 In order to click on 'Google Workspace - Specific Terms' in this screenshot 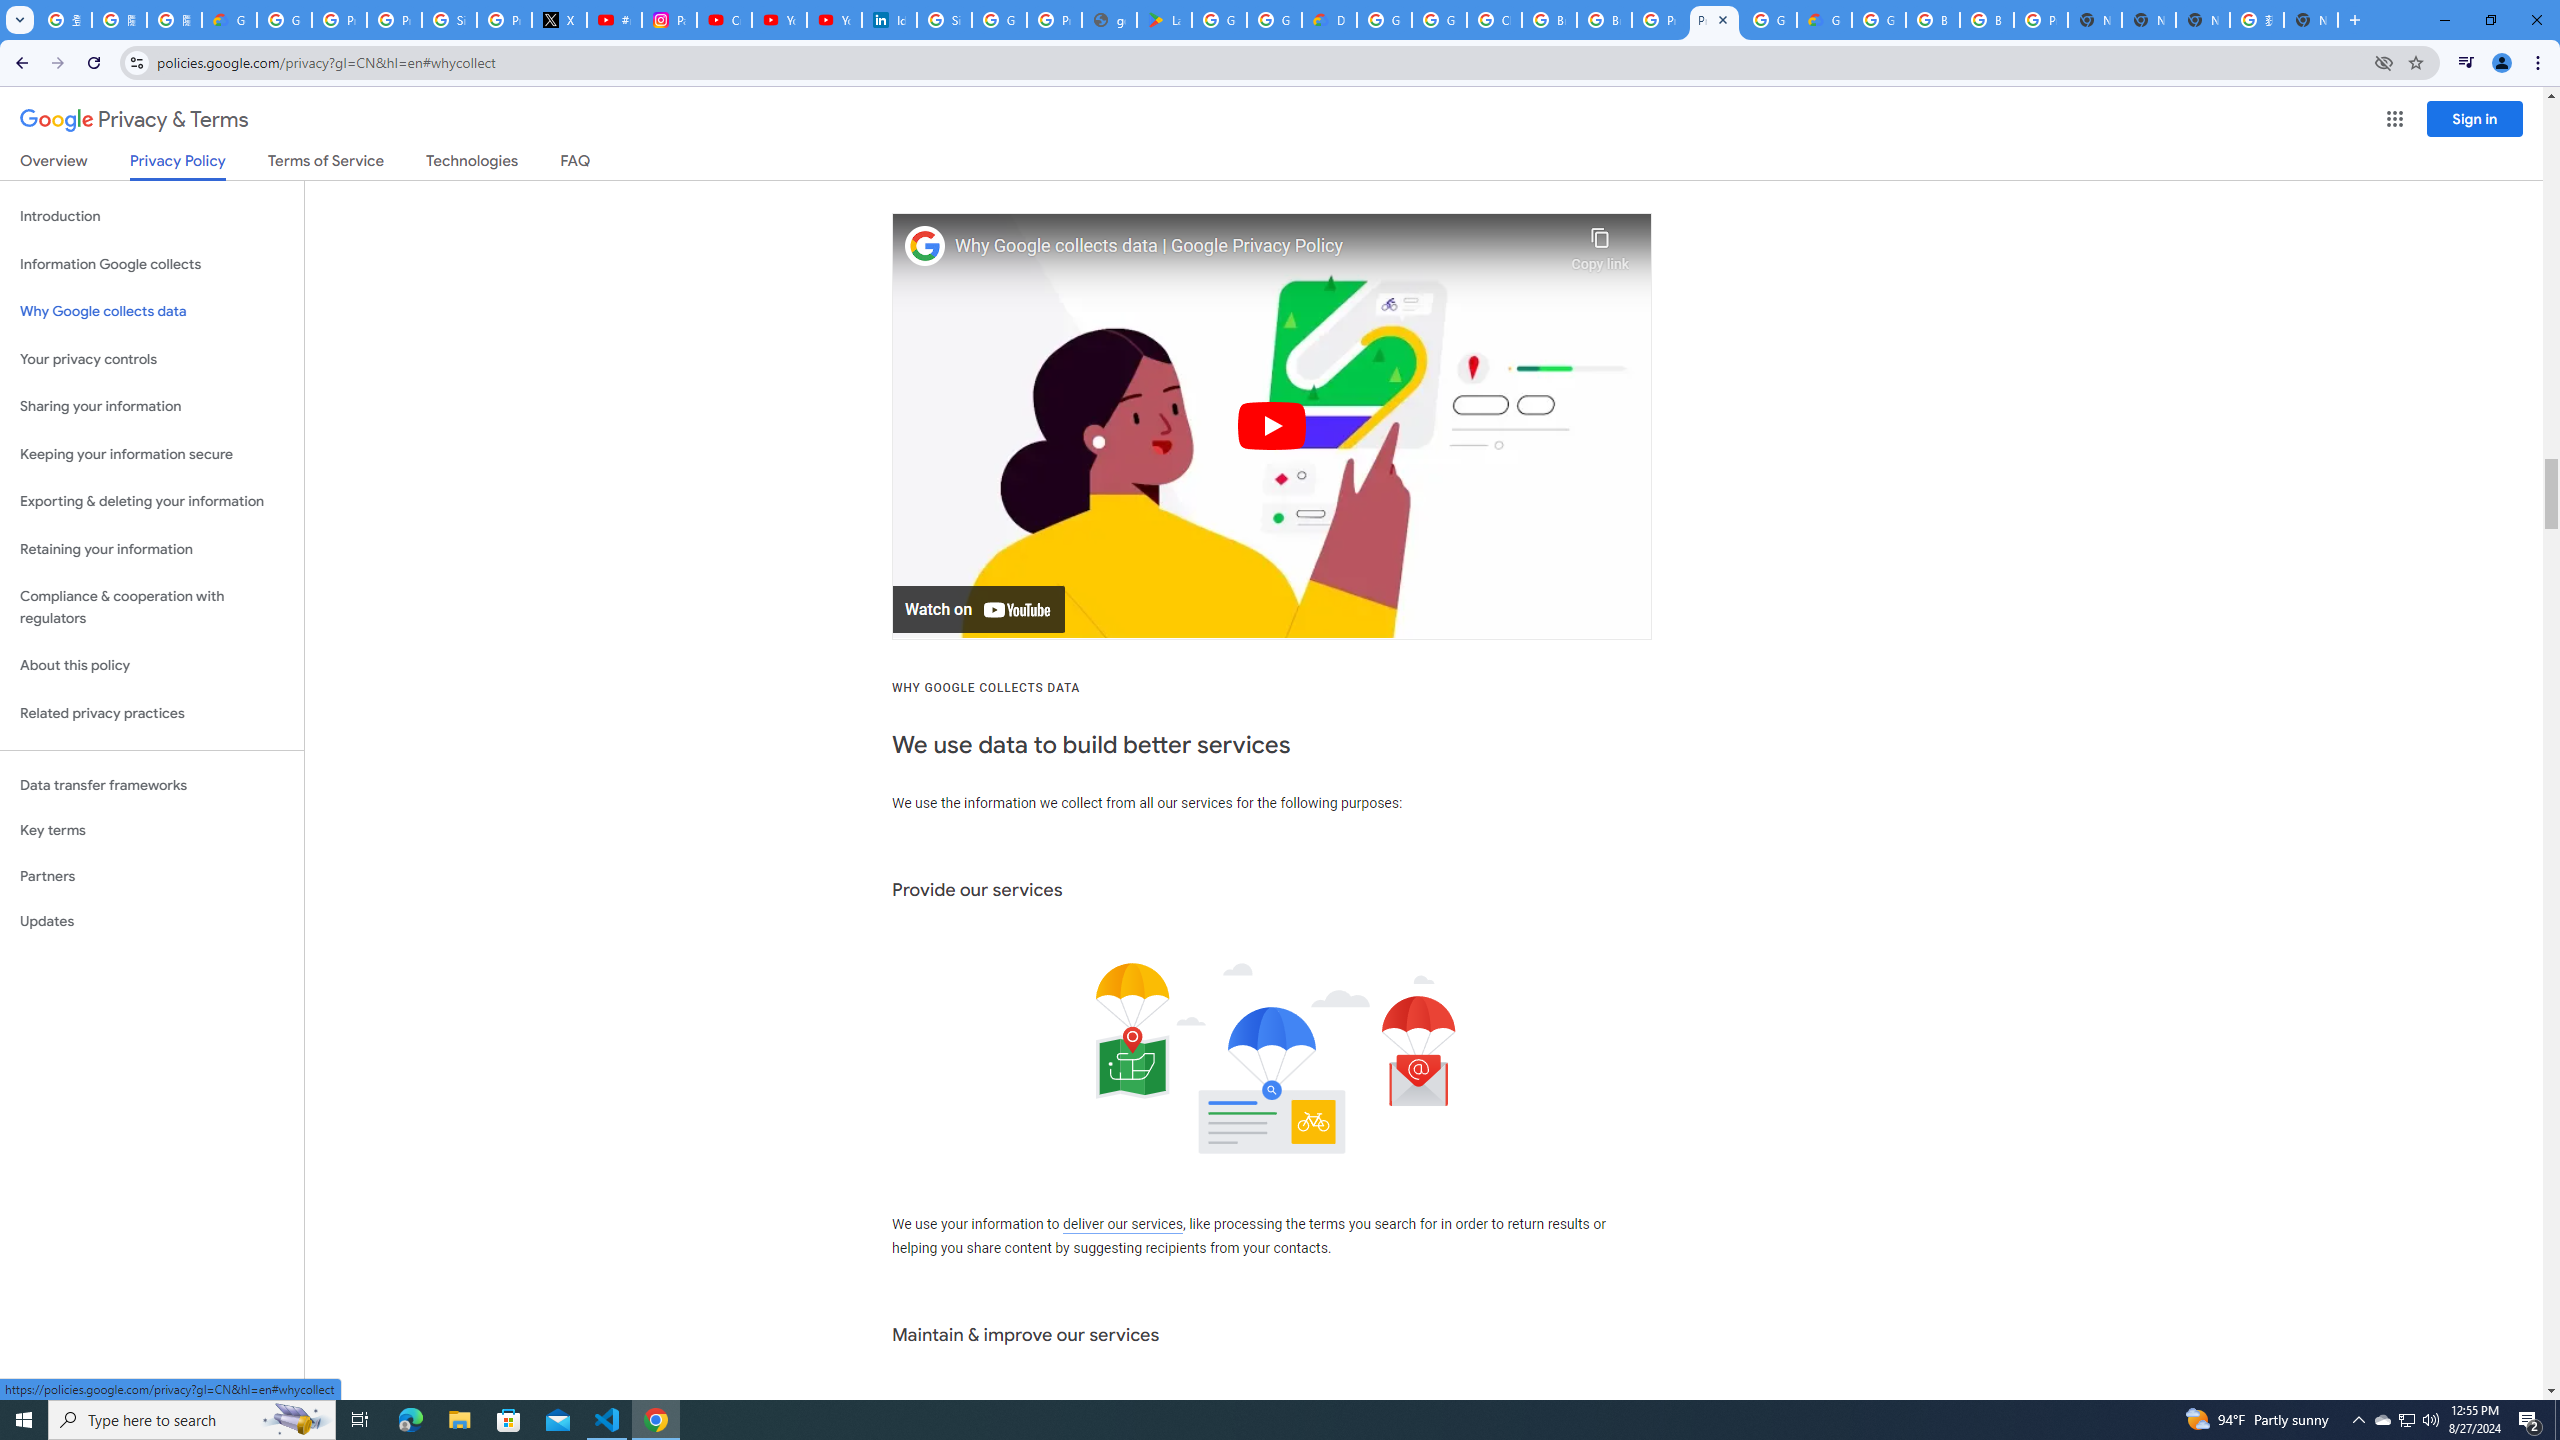, I will do `click(1273, 19)`.